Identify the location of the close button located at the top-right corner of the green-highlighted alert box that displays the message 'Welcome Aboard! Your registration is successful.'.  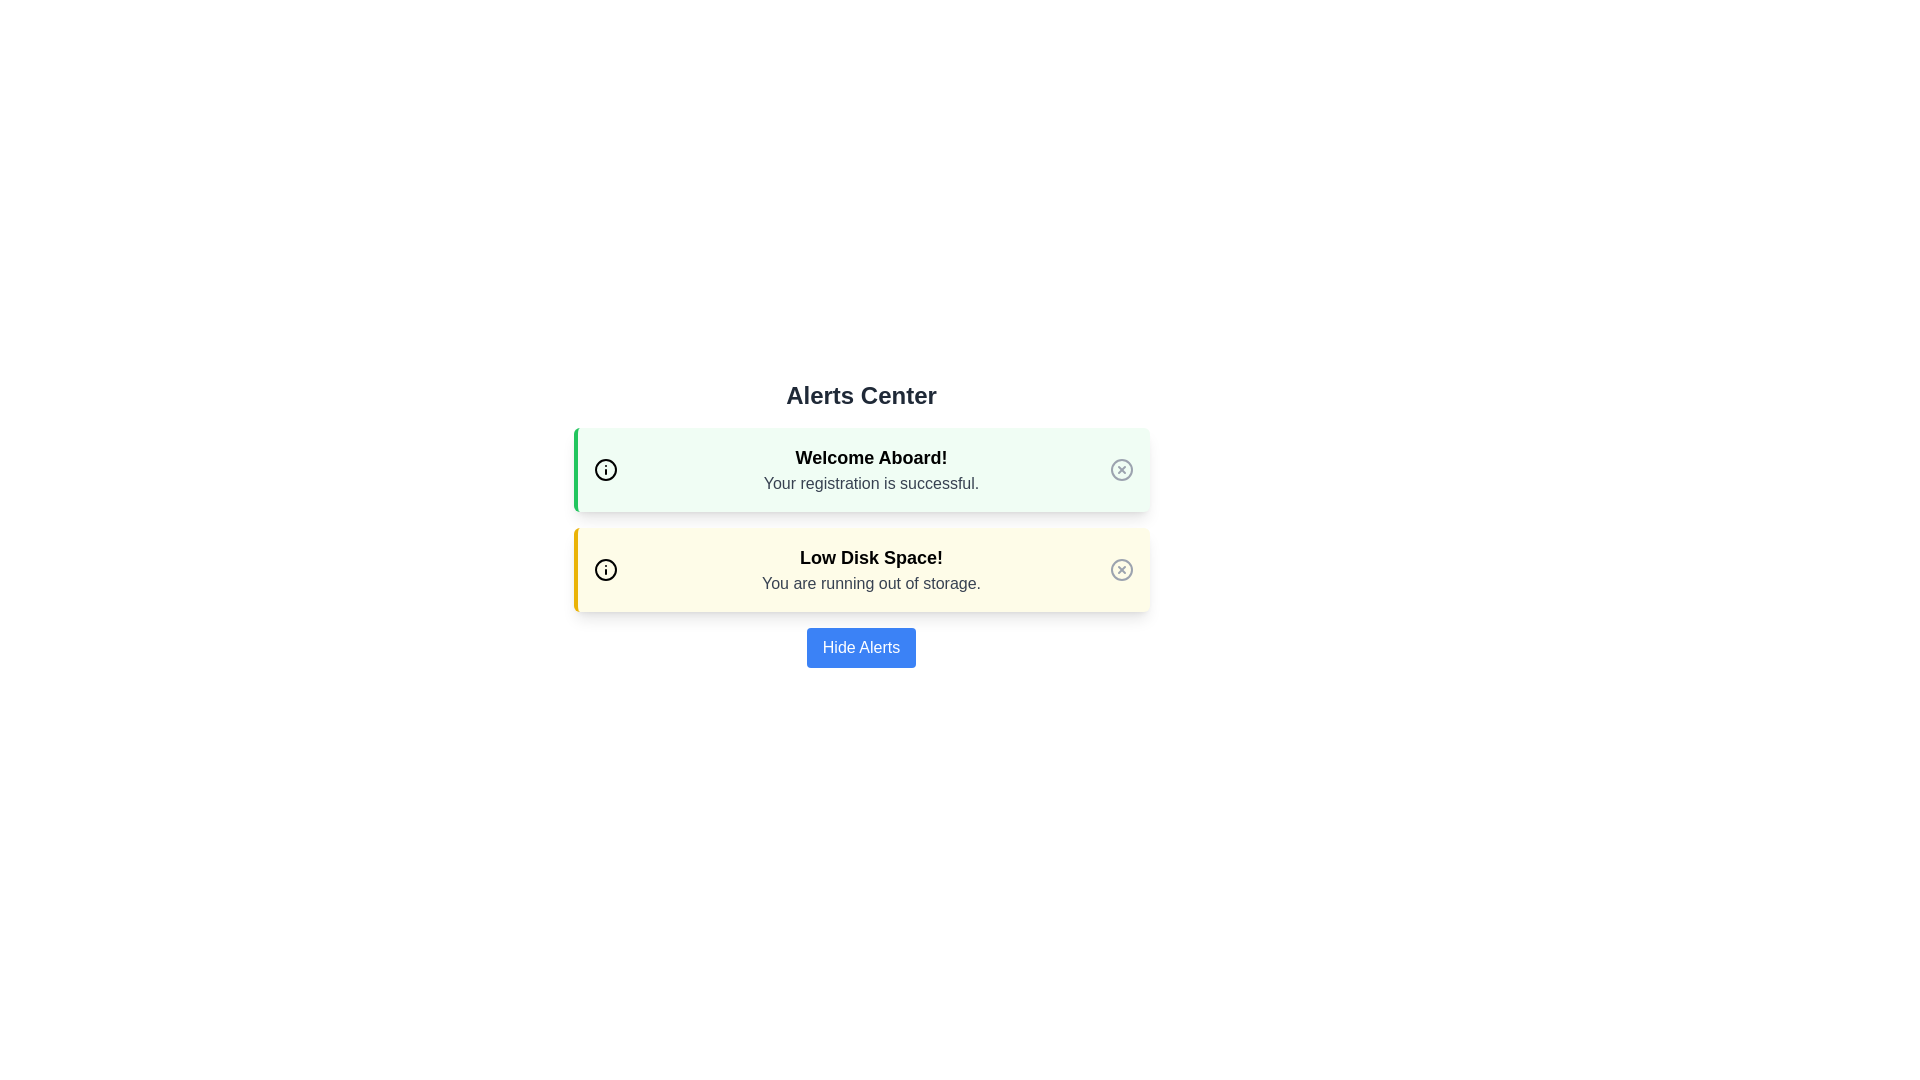
(1121, 470).